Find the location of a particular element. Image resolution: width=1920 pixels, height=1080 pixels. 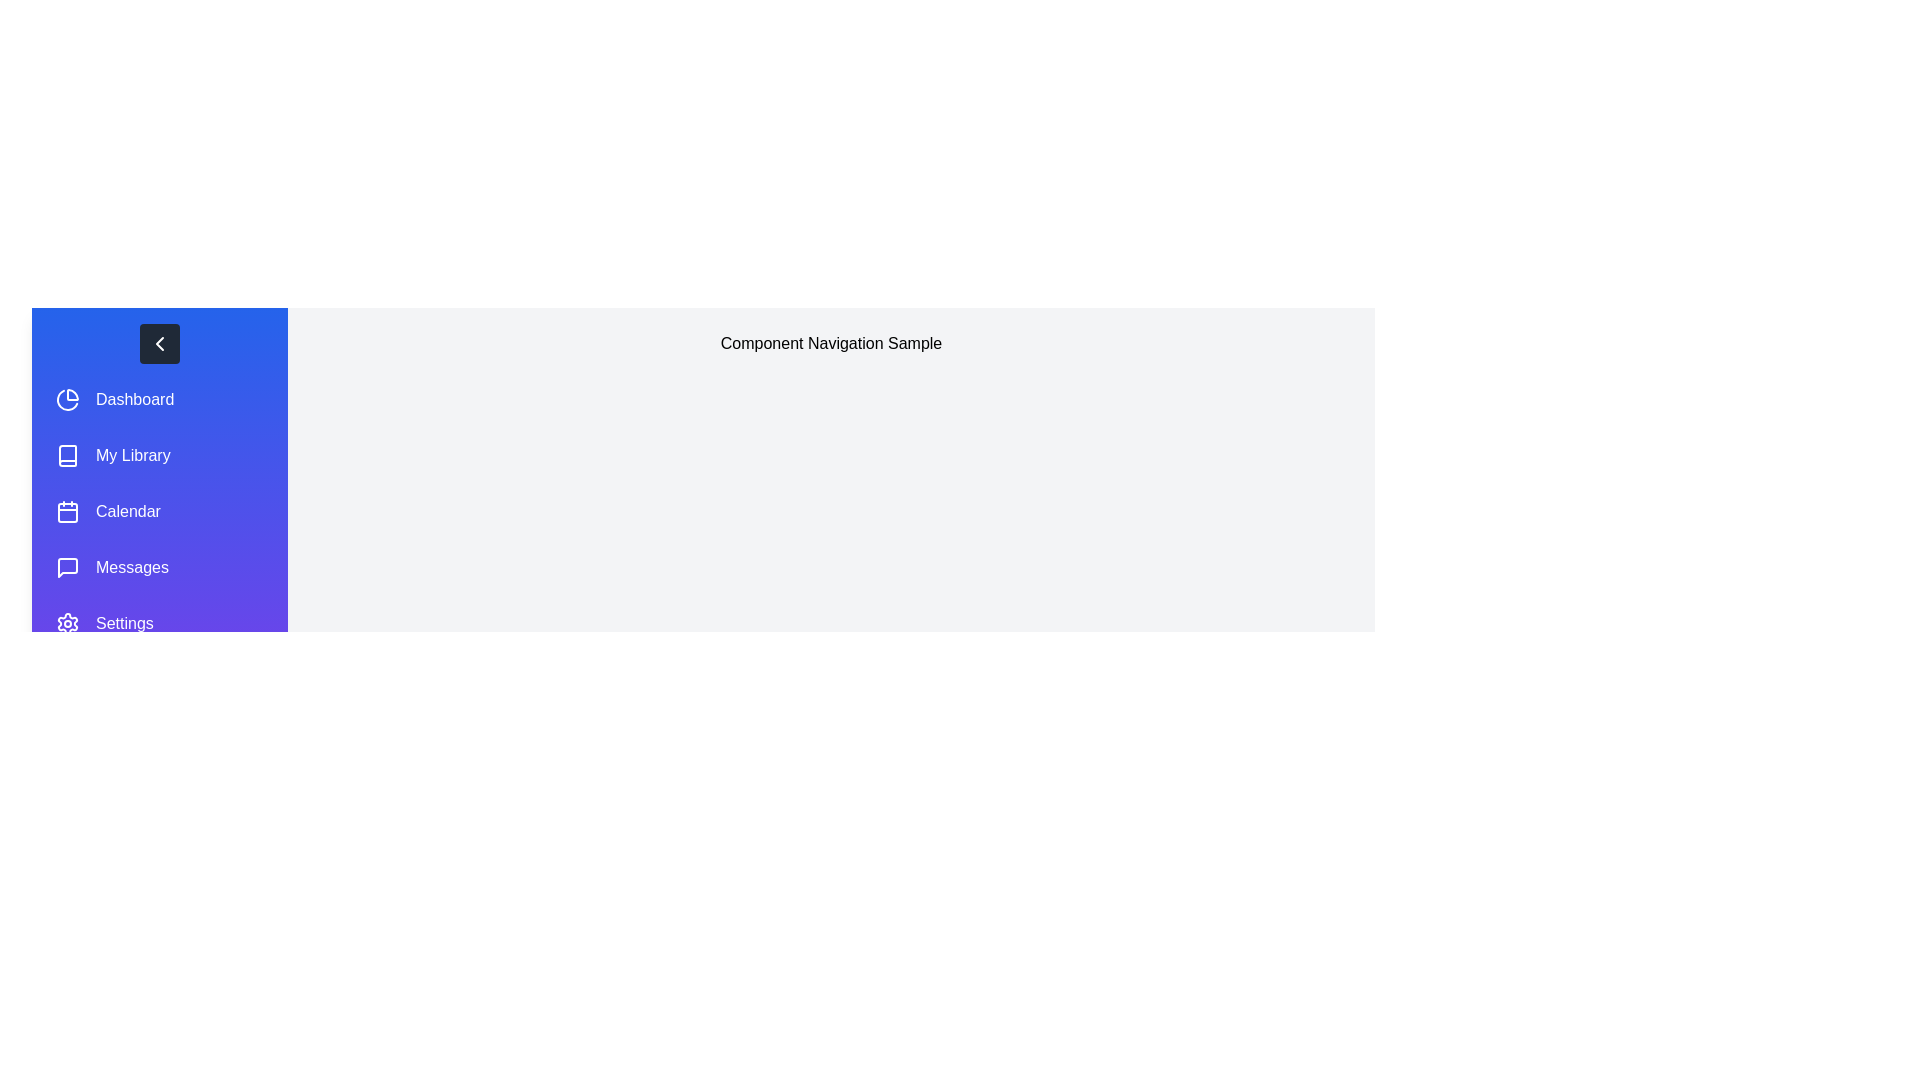

the menu item My Library from the navigation panel is located at coordinates (158, 455).